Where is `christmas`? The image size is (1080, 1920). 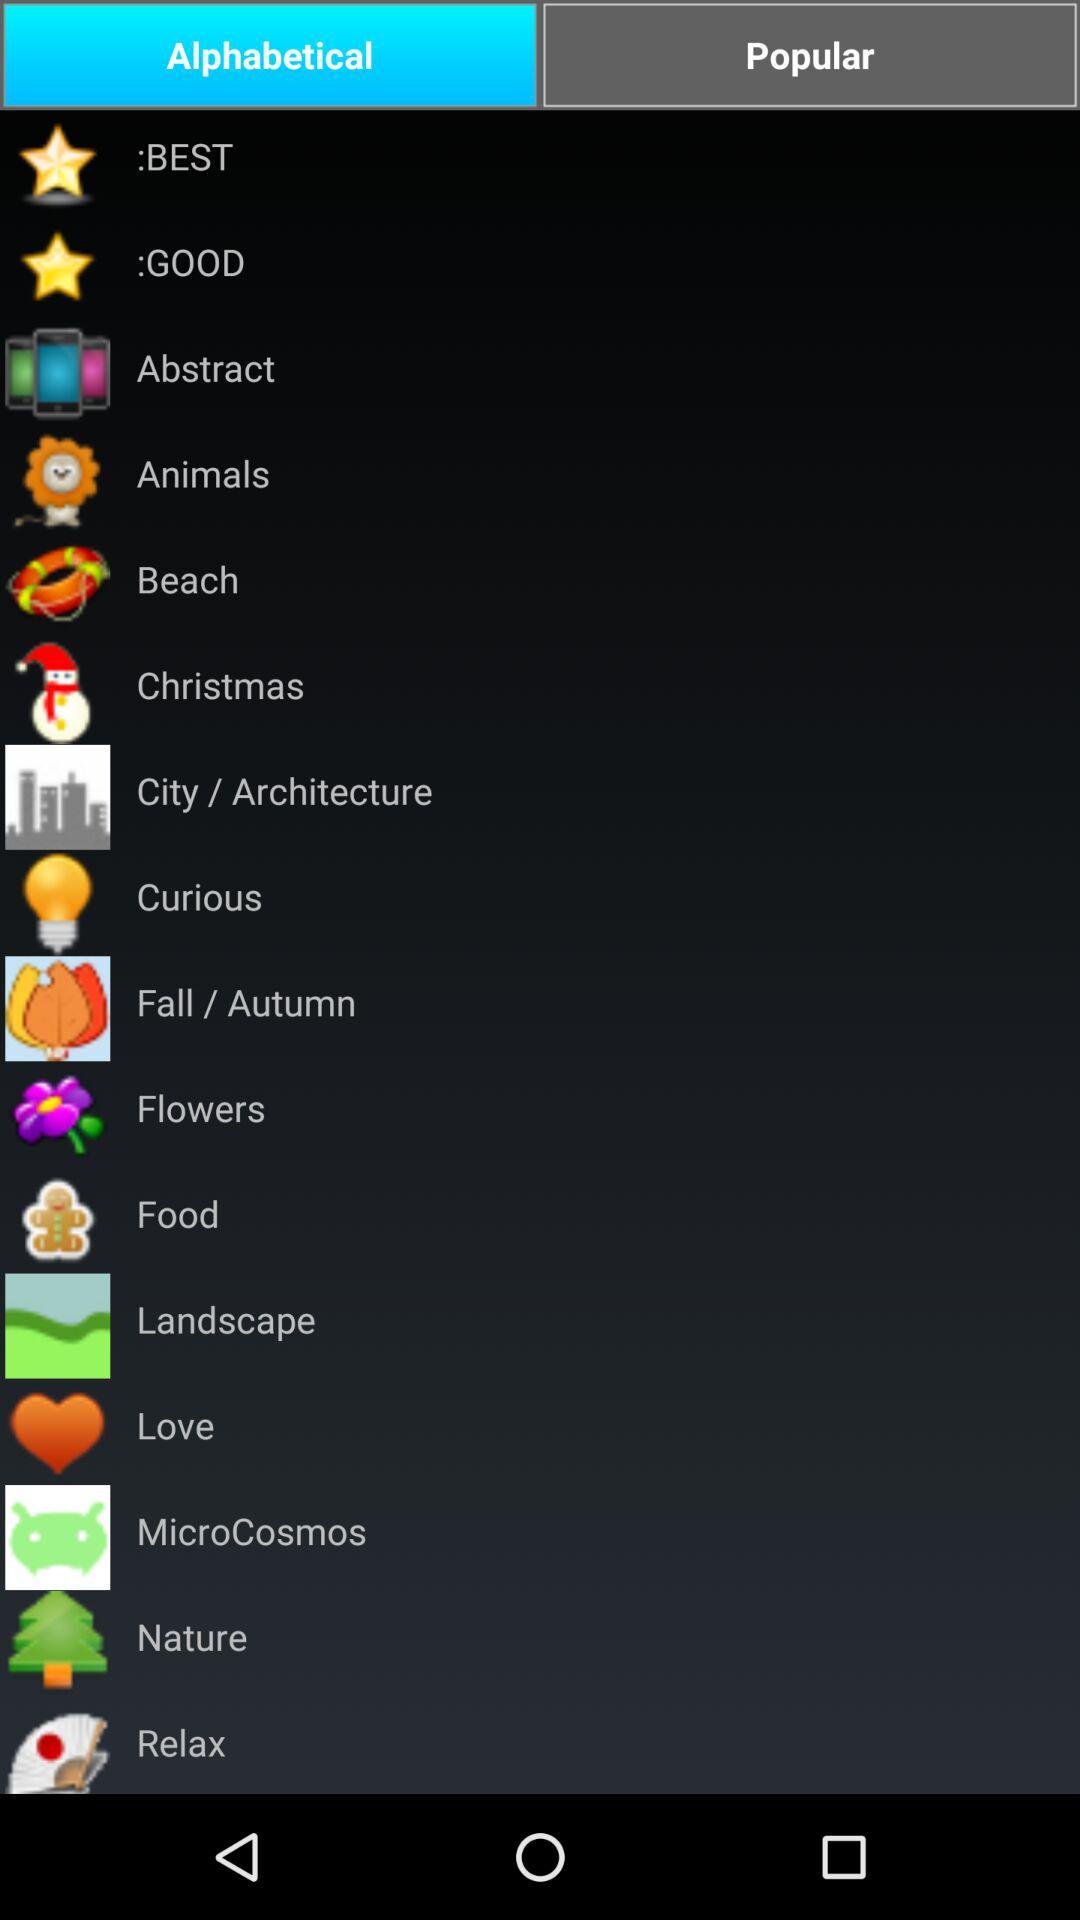
christmas is located at coordinates (220, 691).